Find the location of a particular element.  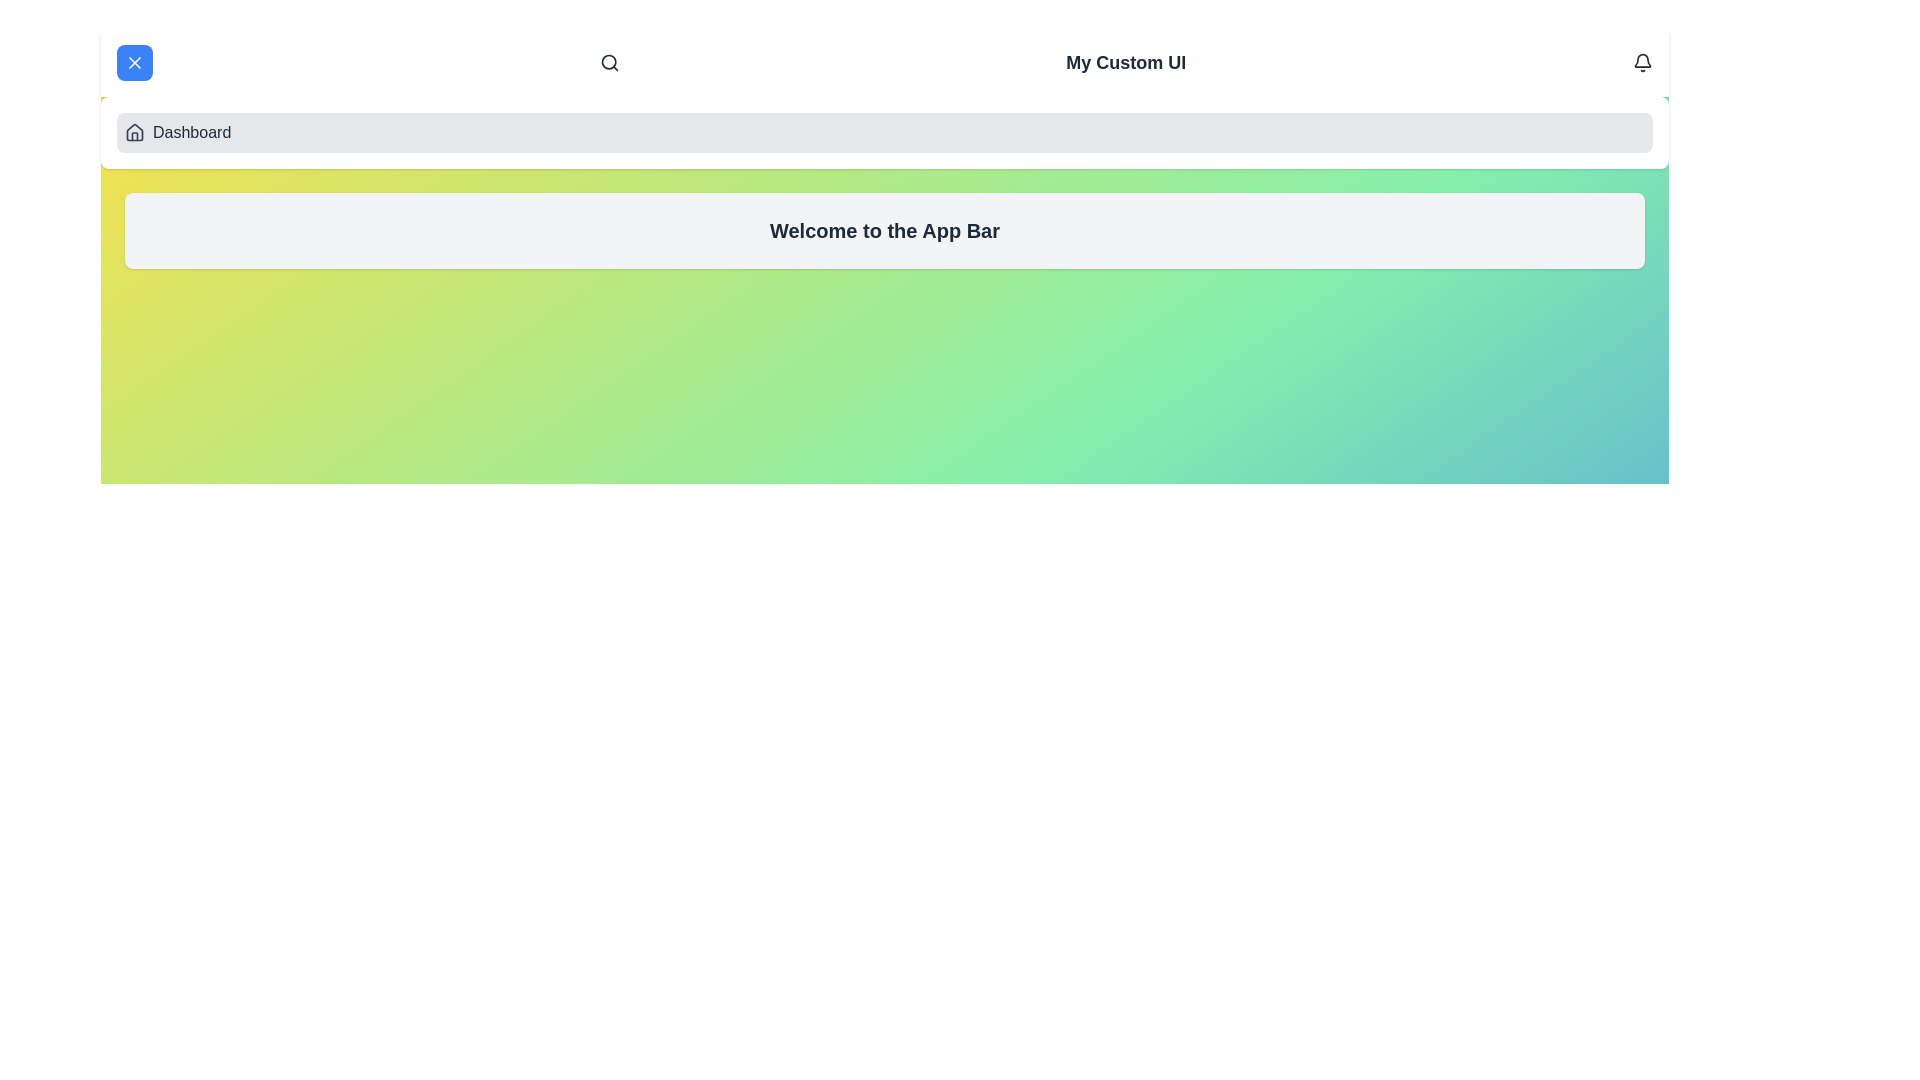

the menu toggle button to toggle the menu state is located at coordinates (133, 61).